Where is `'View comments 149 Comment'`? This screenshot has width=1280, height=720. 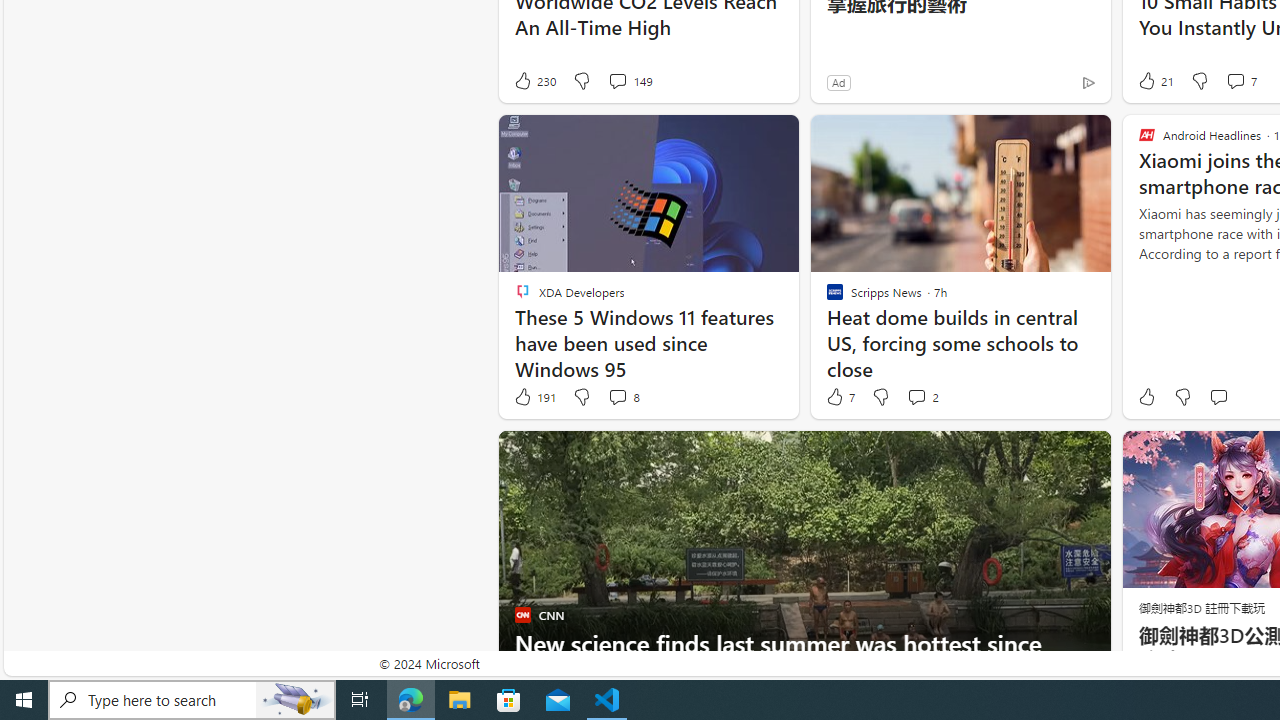 'View comments 149 Comment' is located at coordinates (628, 80).